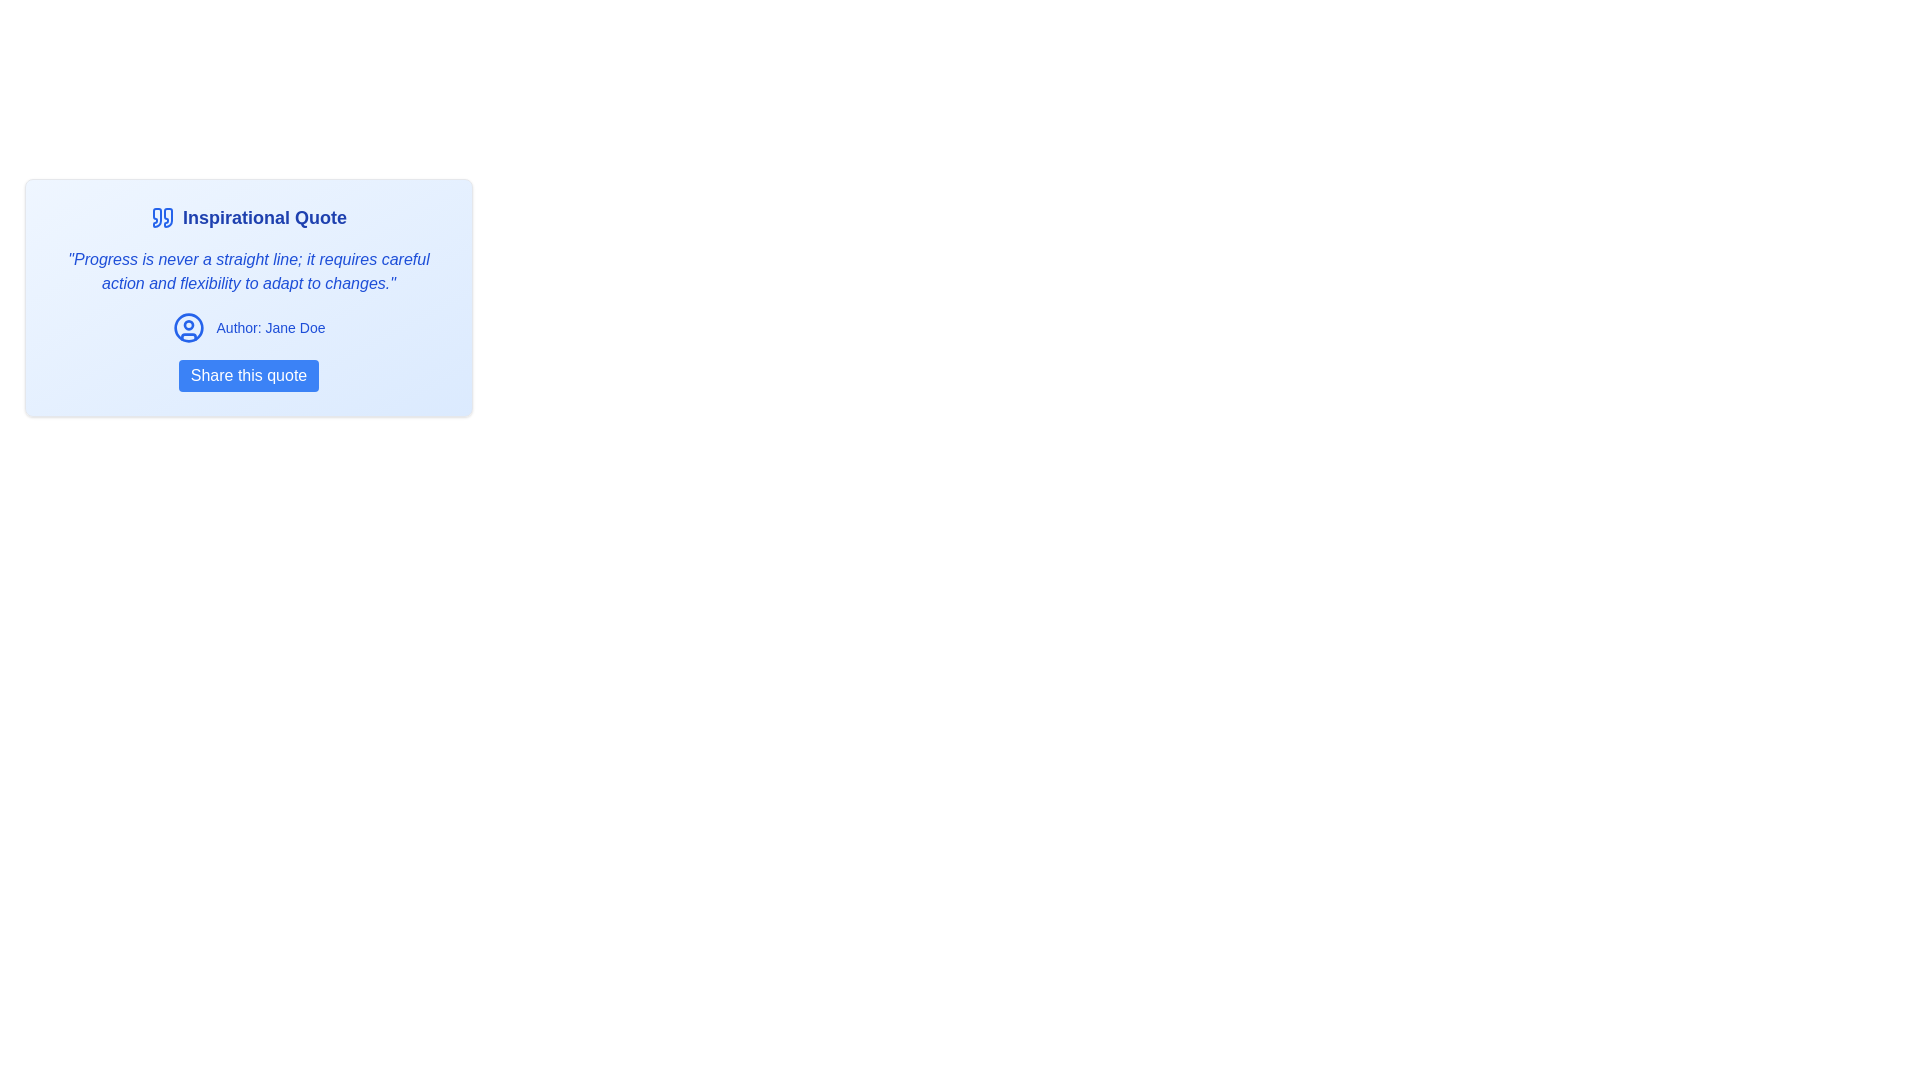  Describe the element at coordinates (263, 218) in the screenshot. I see `text from the Text Label located in the middle-top section of the card-like component, which is adjacent to a decorative icon and above a descriptive text block` at that location.